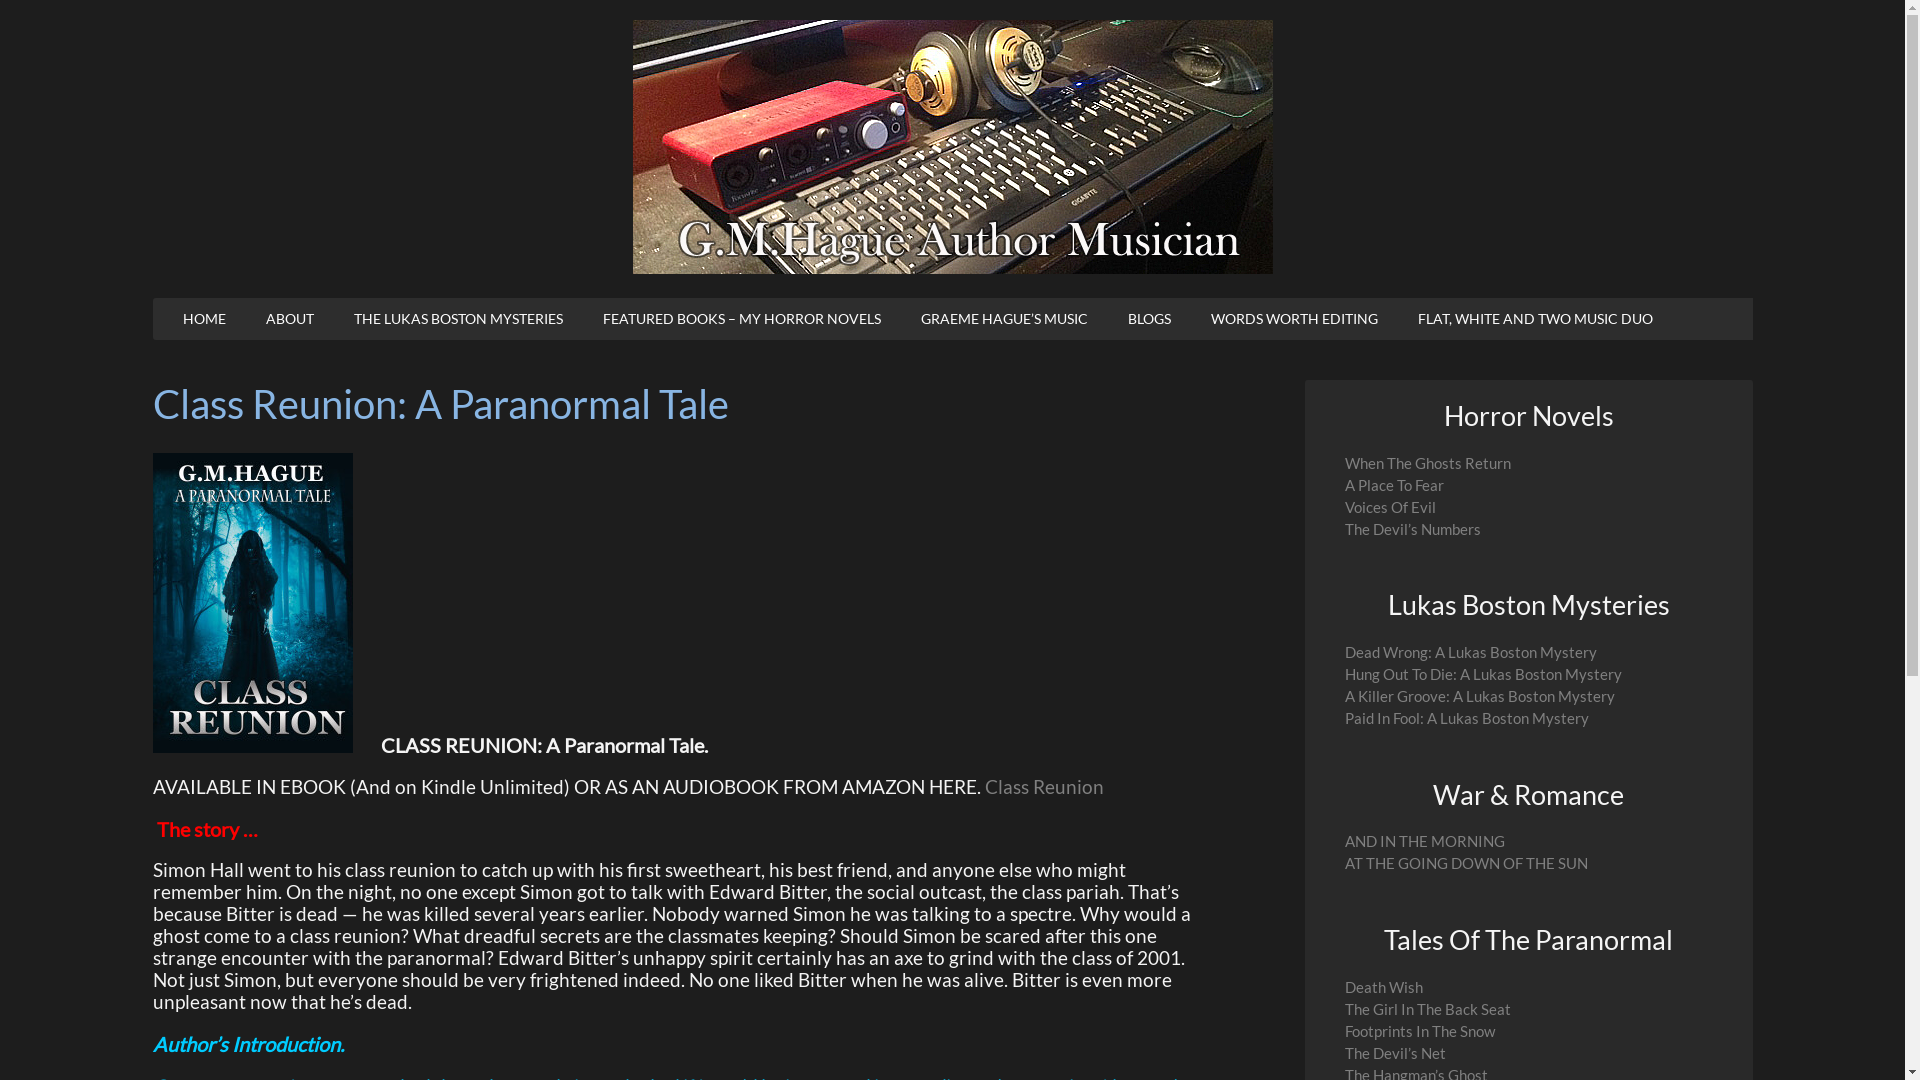 This screenshot has width=1920, height=1080. What do you see at coordinates (203, 318) in the screenshot?
I see `'HOME'` at bounding box center [203, 318].